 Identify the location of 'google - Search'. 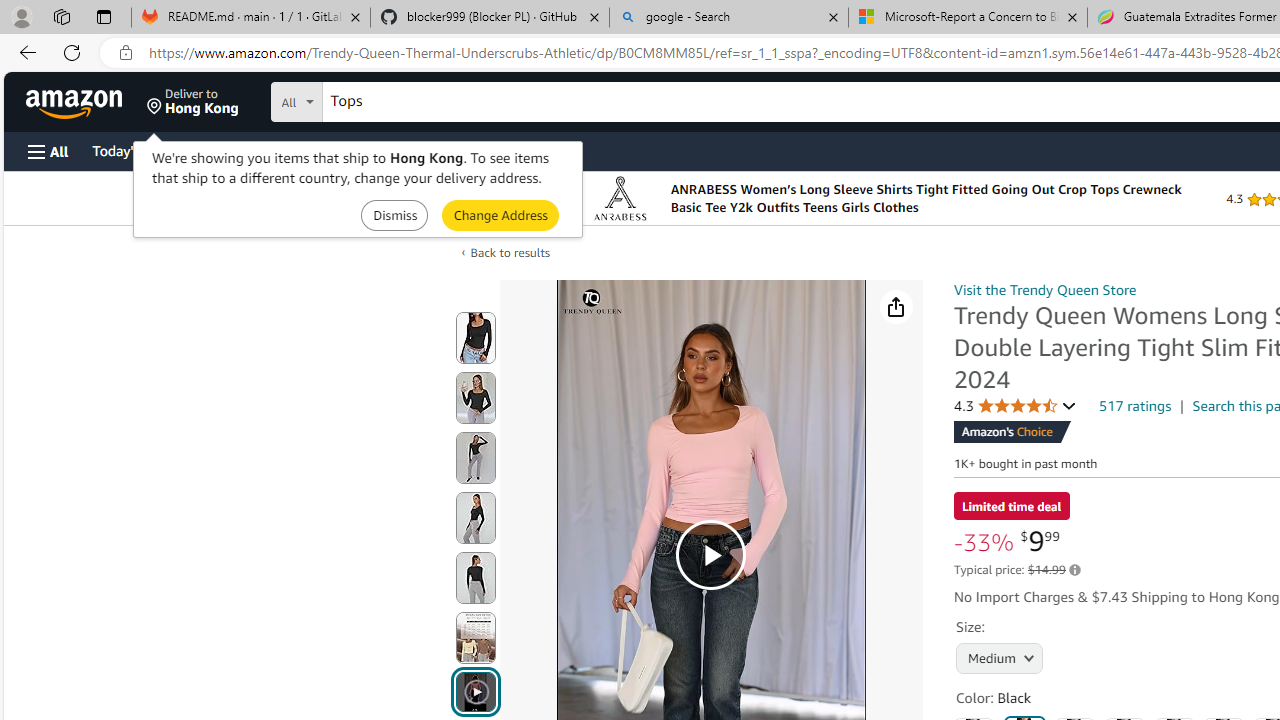
(728, 17).